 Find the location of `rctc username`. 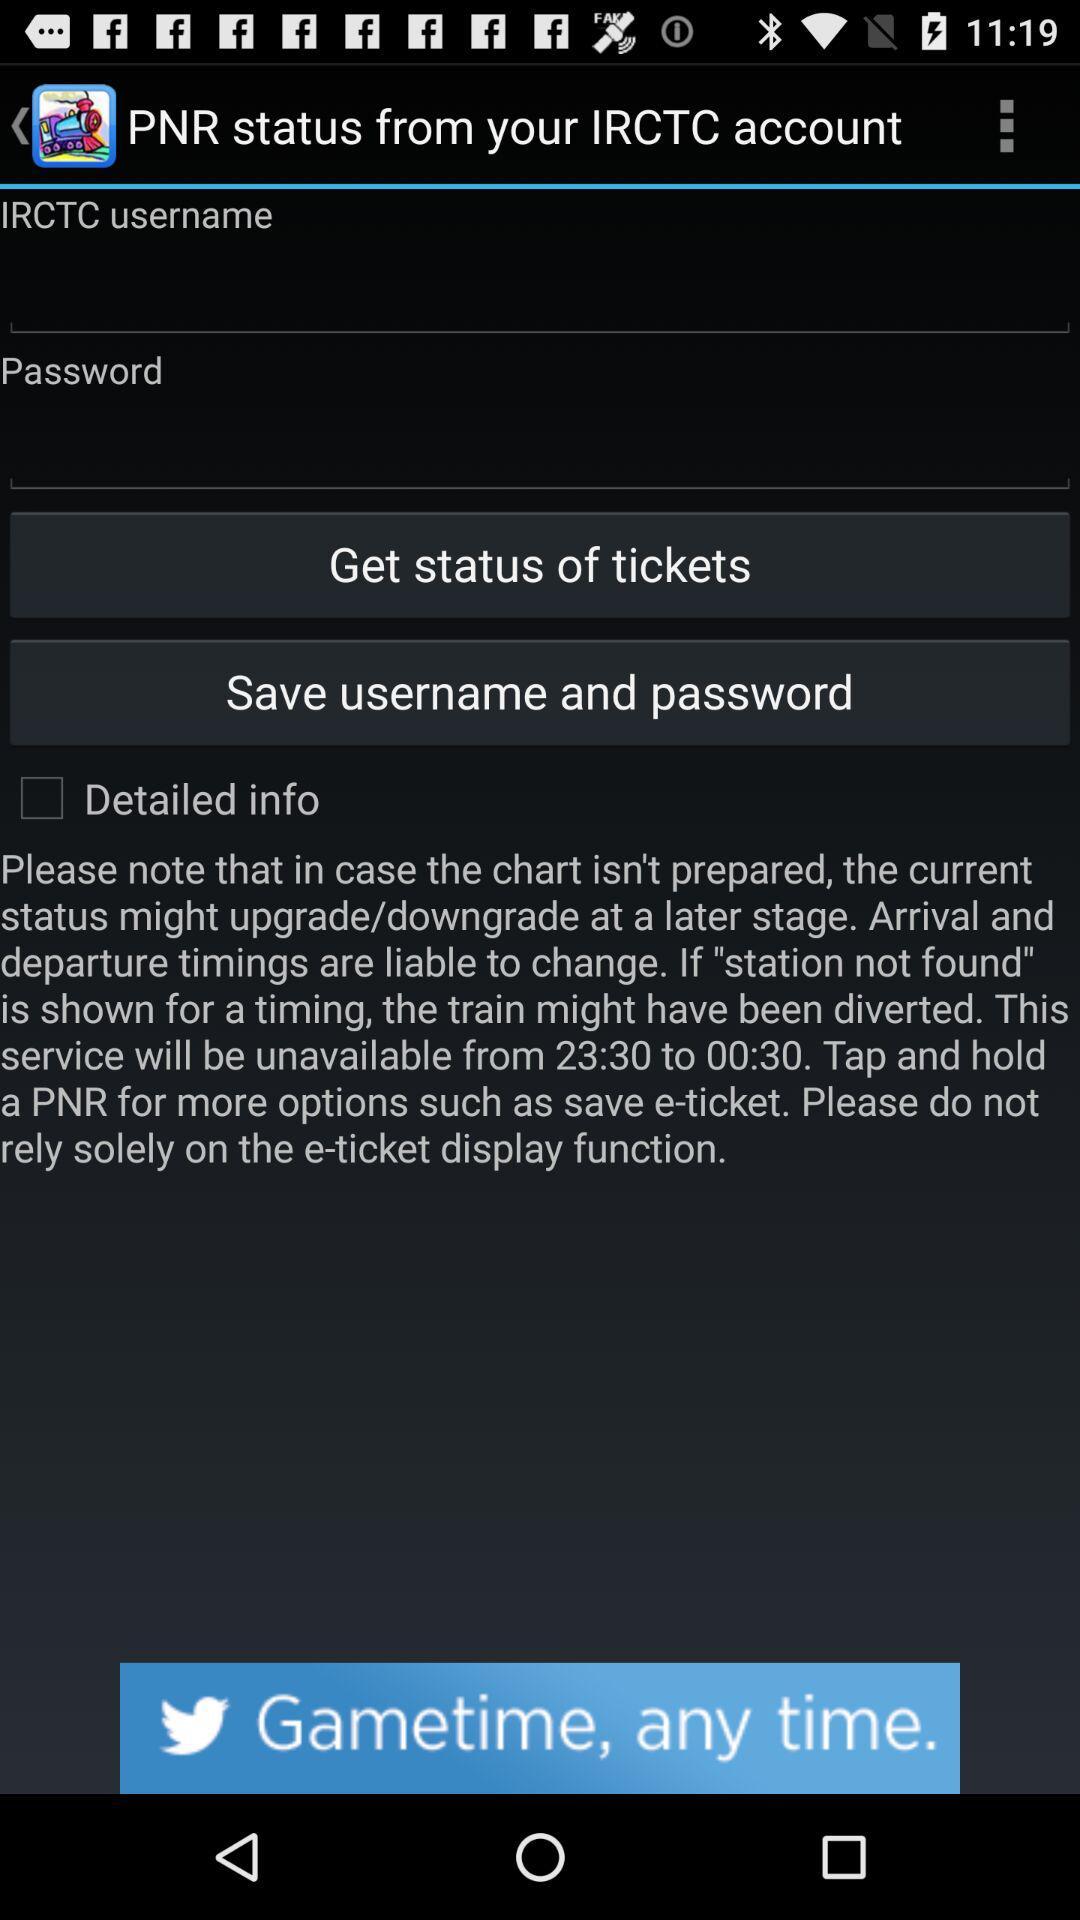

rctc username is located at coordinates (540, 290).